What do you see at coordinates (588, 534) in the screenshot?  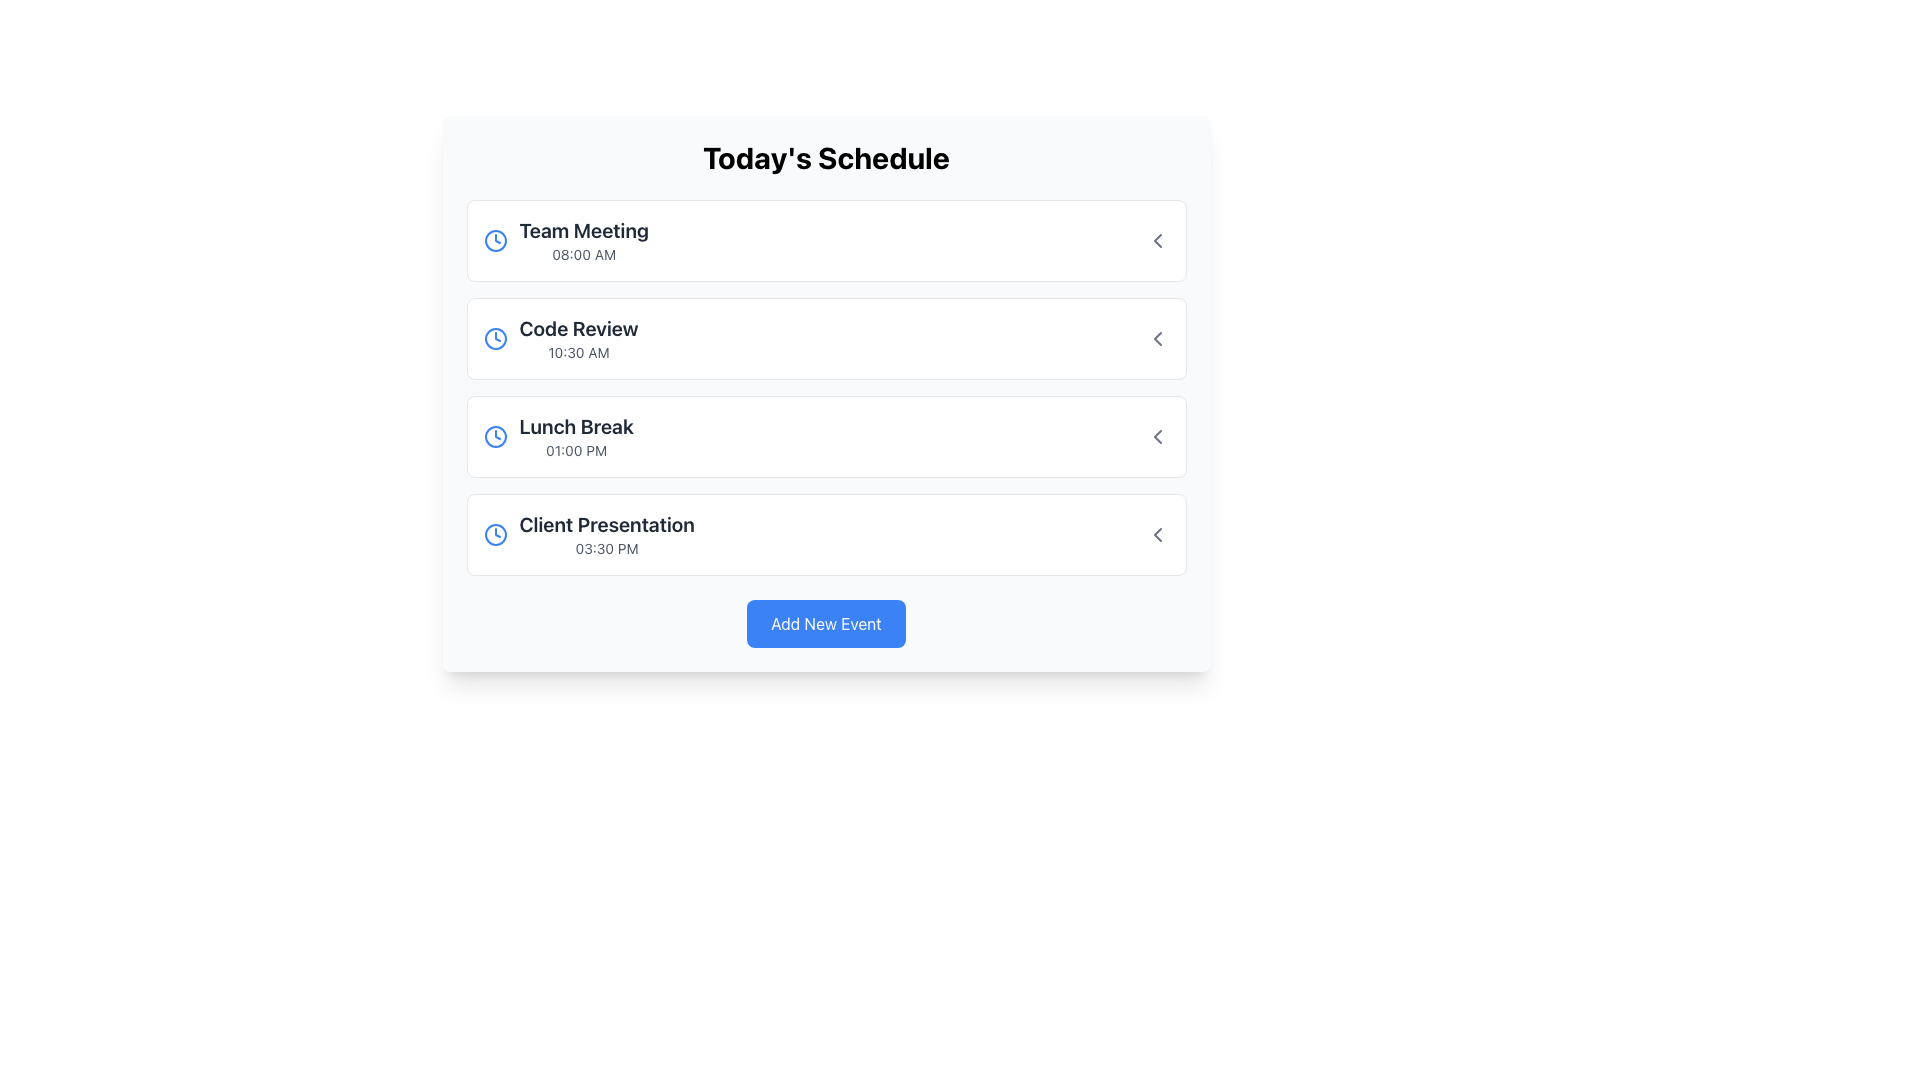 I see `the scheduled event list item titled 'Client Presentation' located in the fourth row beneath 'Lunch Break'` at bounding box center [588, 534].